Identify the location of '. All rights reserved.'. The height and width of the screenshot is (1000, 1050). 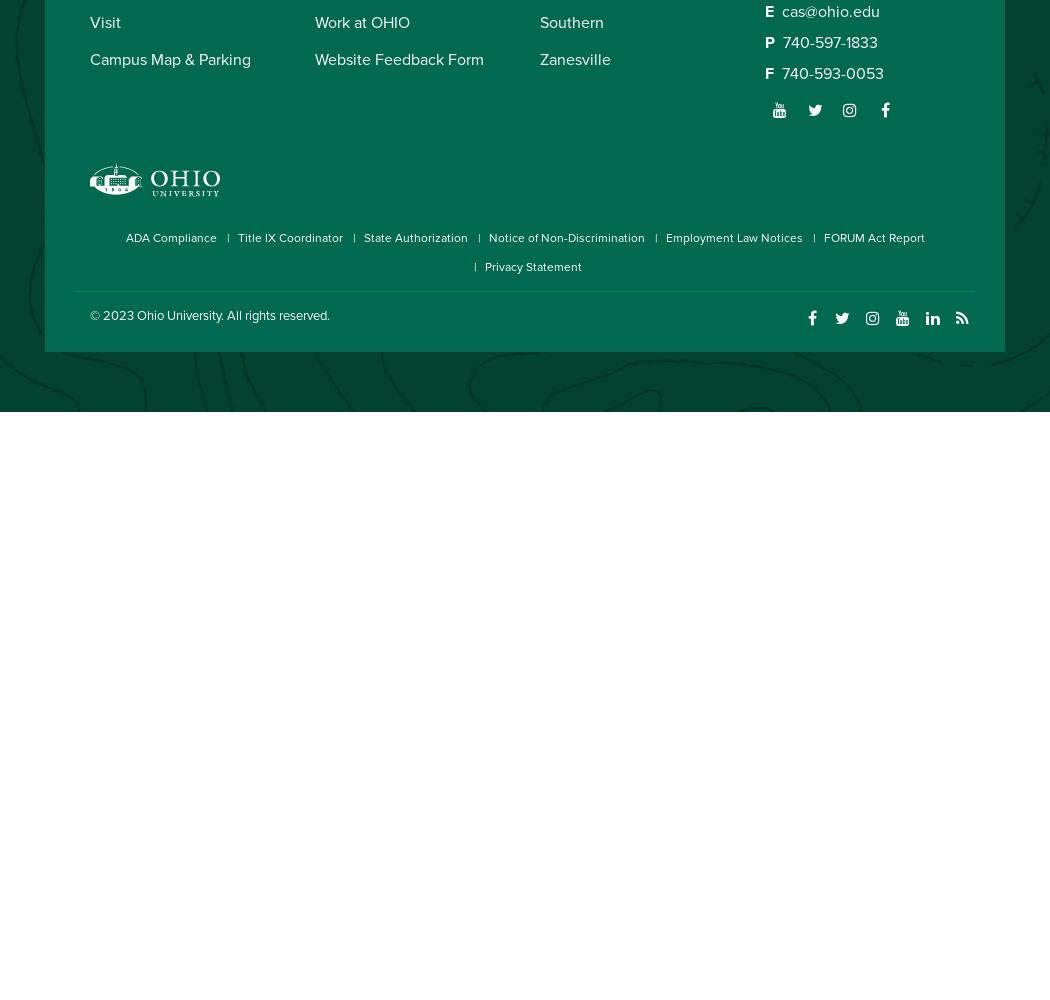
(274, 314).